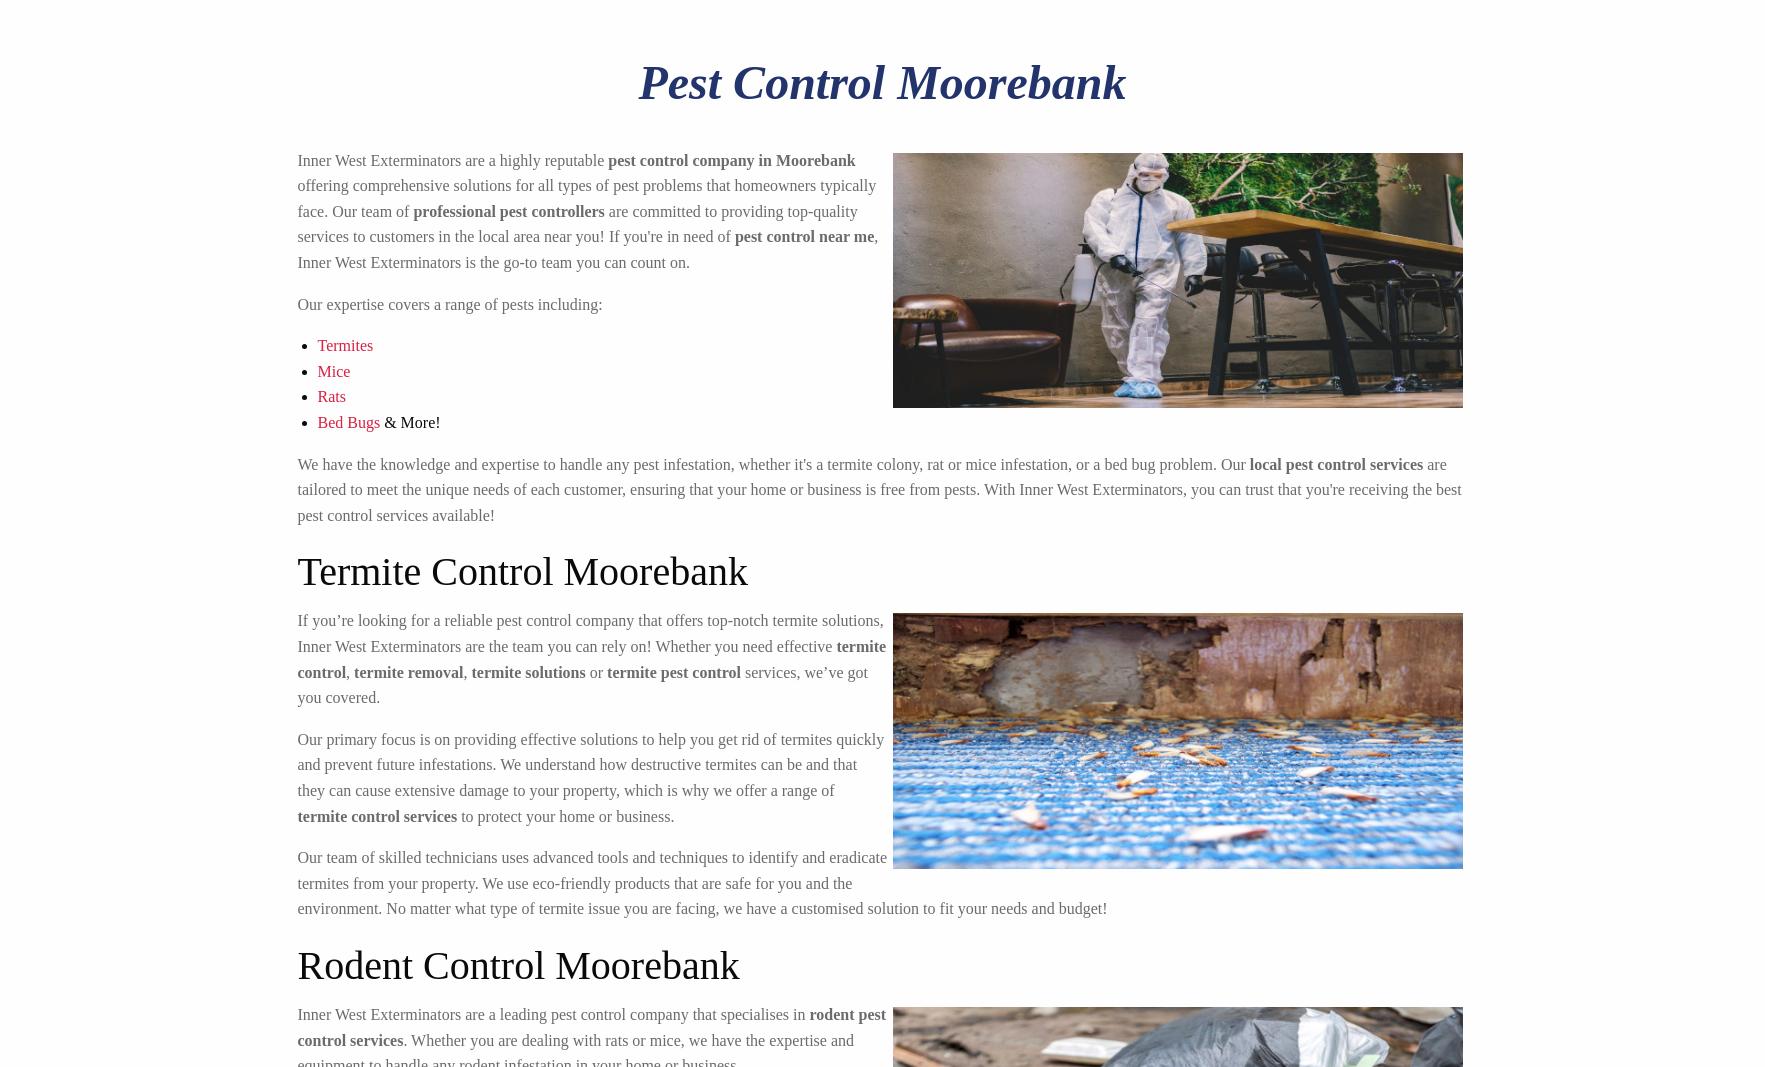  Describe the element at coordinates (379, 421) in the screenshot. I see `'& More!'` at that location.